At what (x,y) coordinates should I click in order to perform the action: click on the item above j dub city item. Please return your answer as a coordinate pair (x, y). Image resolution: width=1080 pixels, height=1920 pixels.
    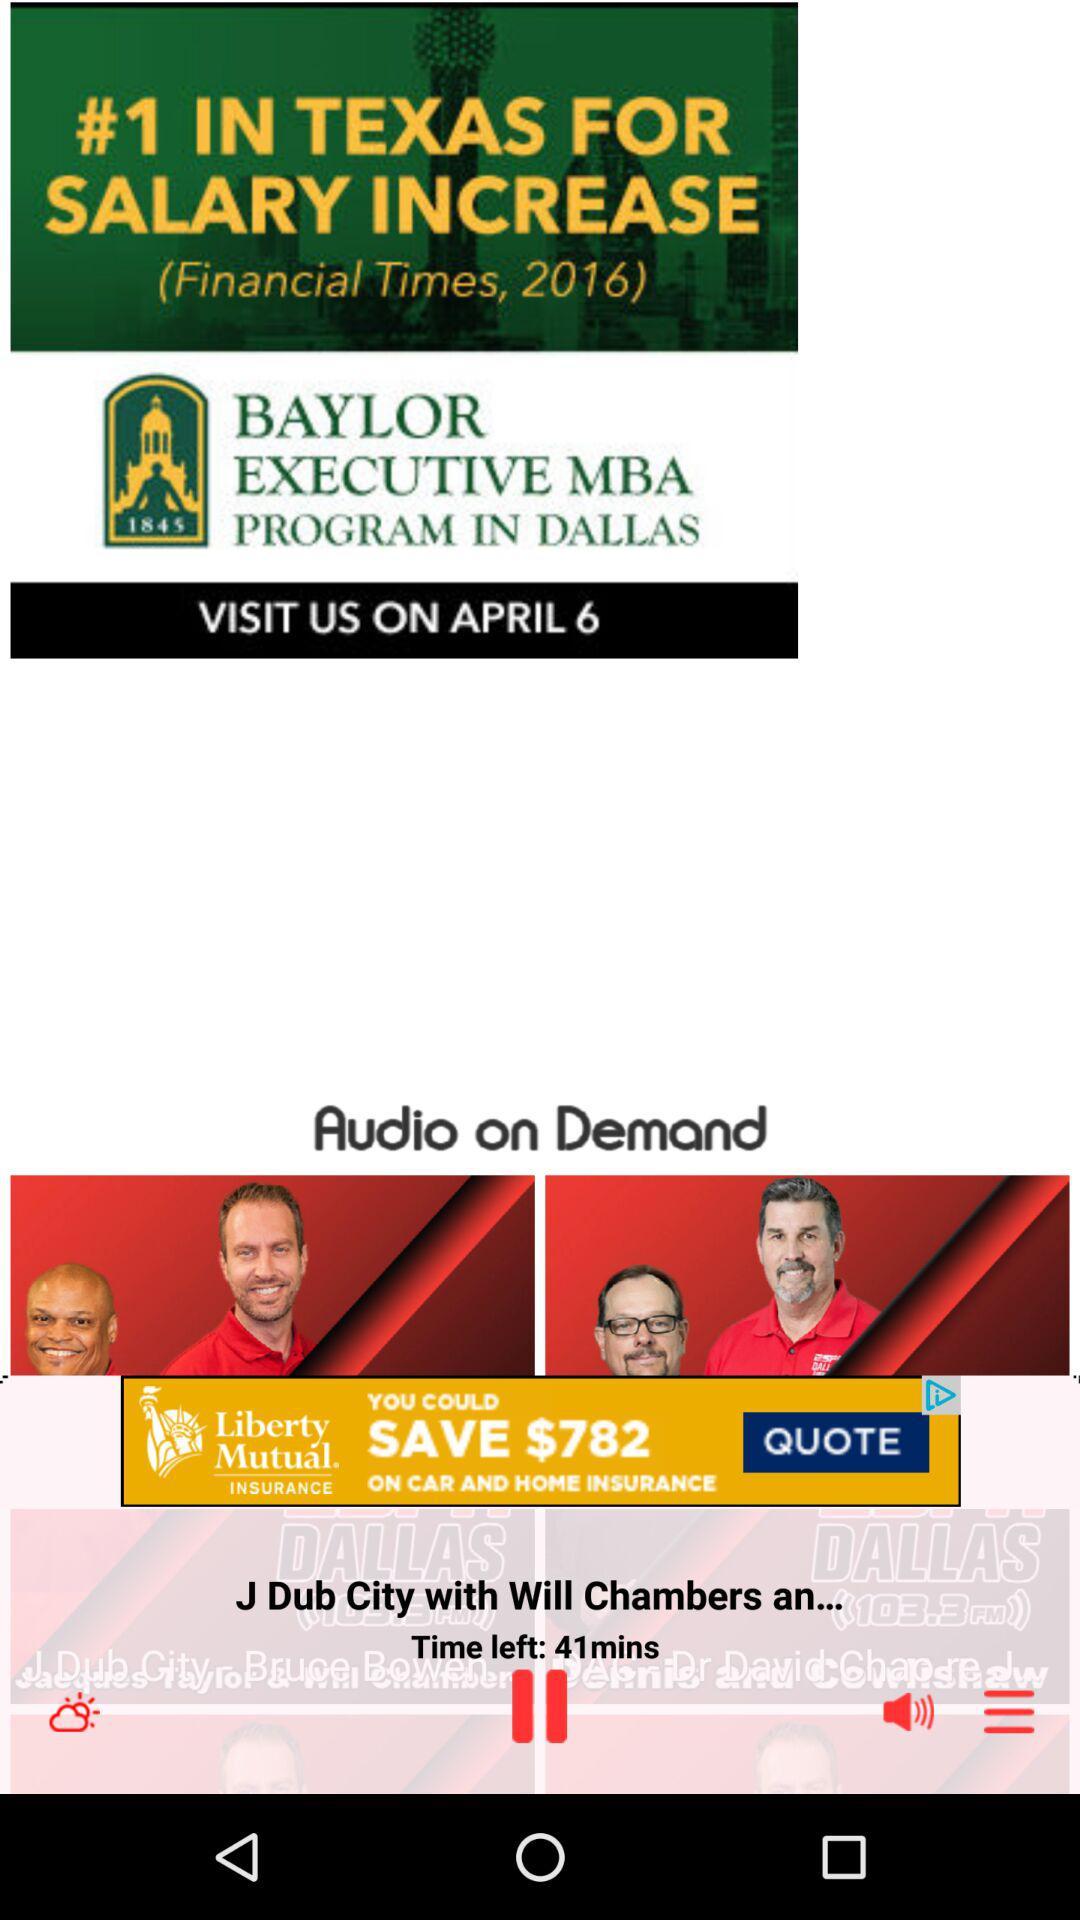
    Looking at the image, I should click on (540, 1442).